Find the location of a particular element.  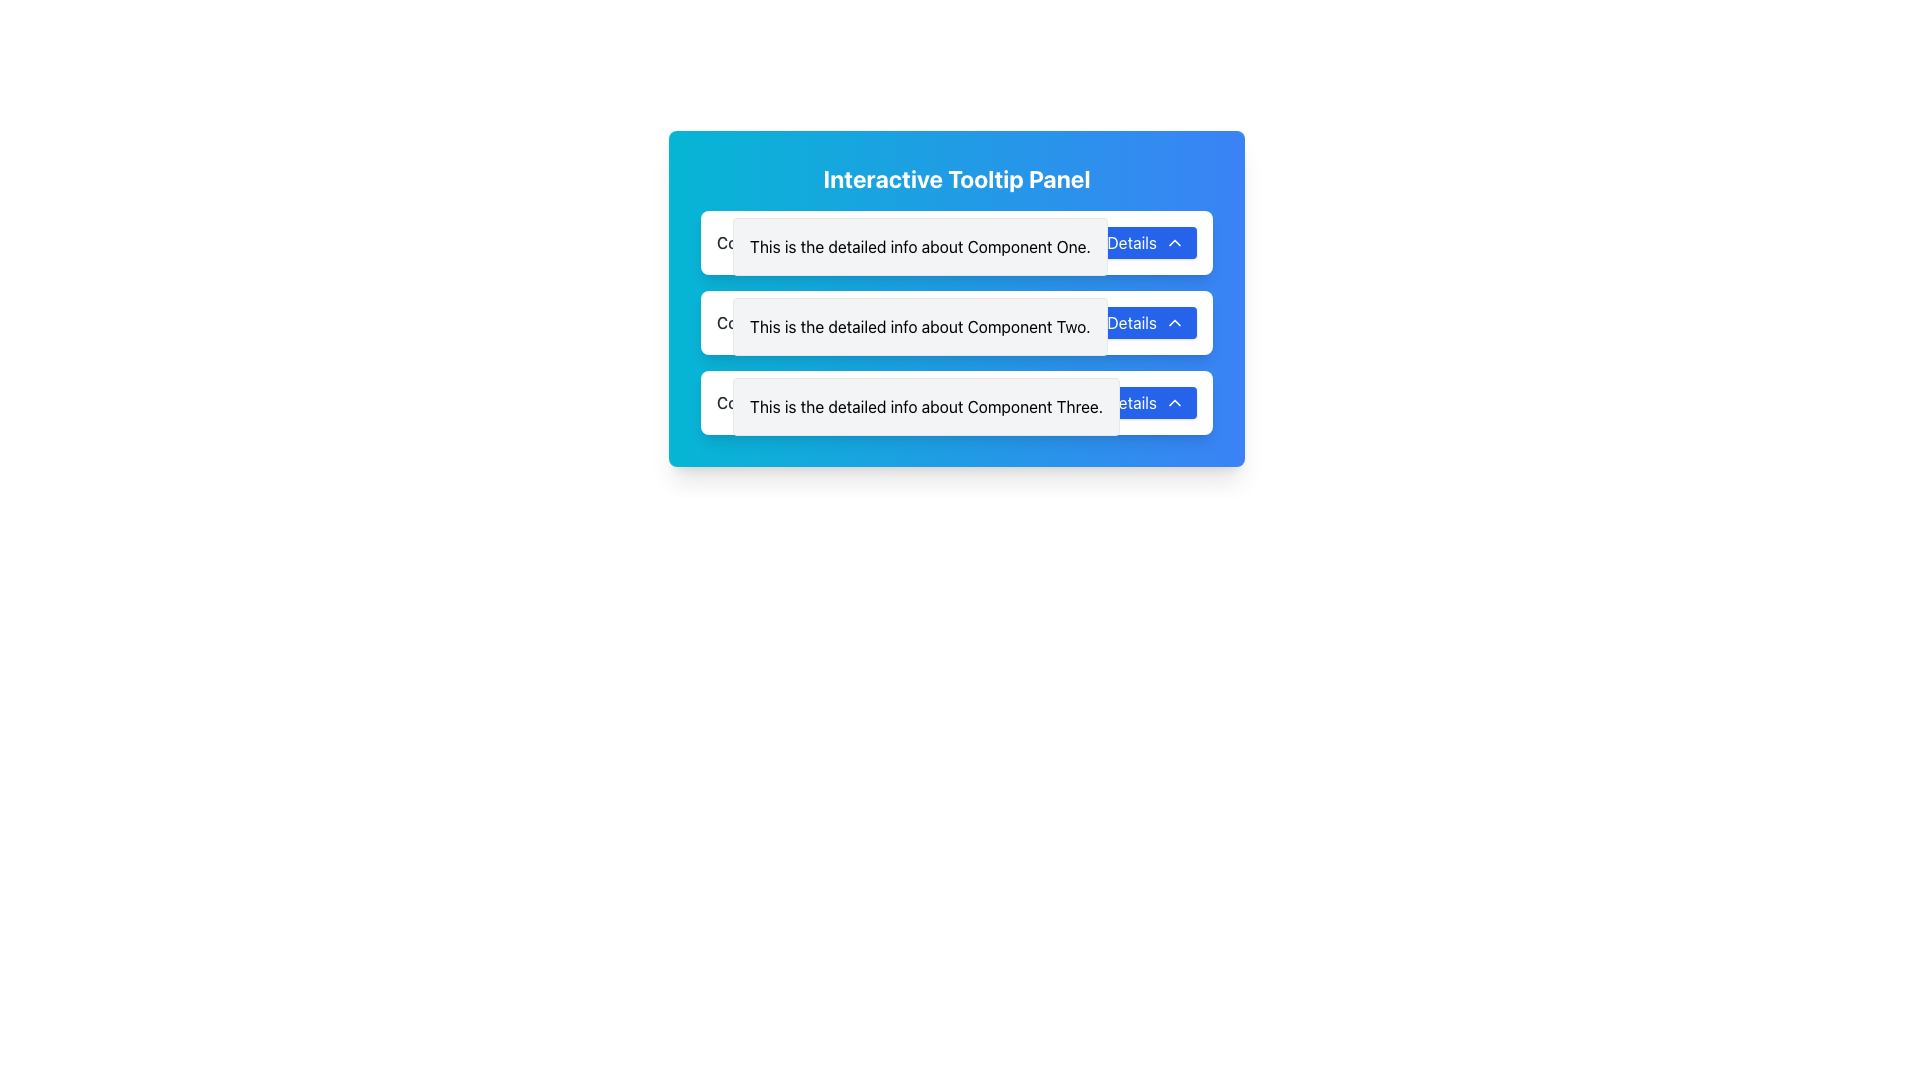

the upward-pointing chevron arrow icon located in the bottom-right of the 'Details' button is located at coordinates (1175, 402).